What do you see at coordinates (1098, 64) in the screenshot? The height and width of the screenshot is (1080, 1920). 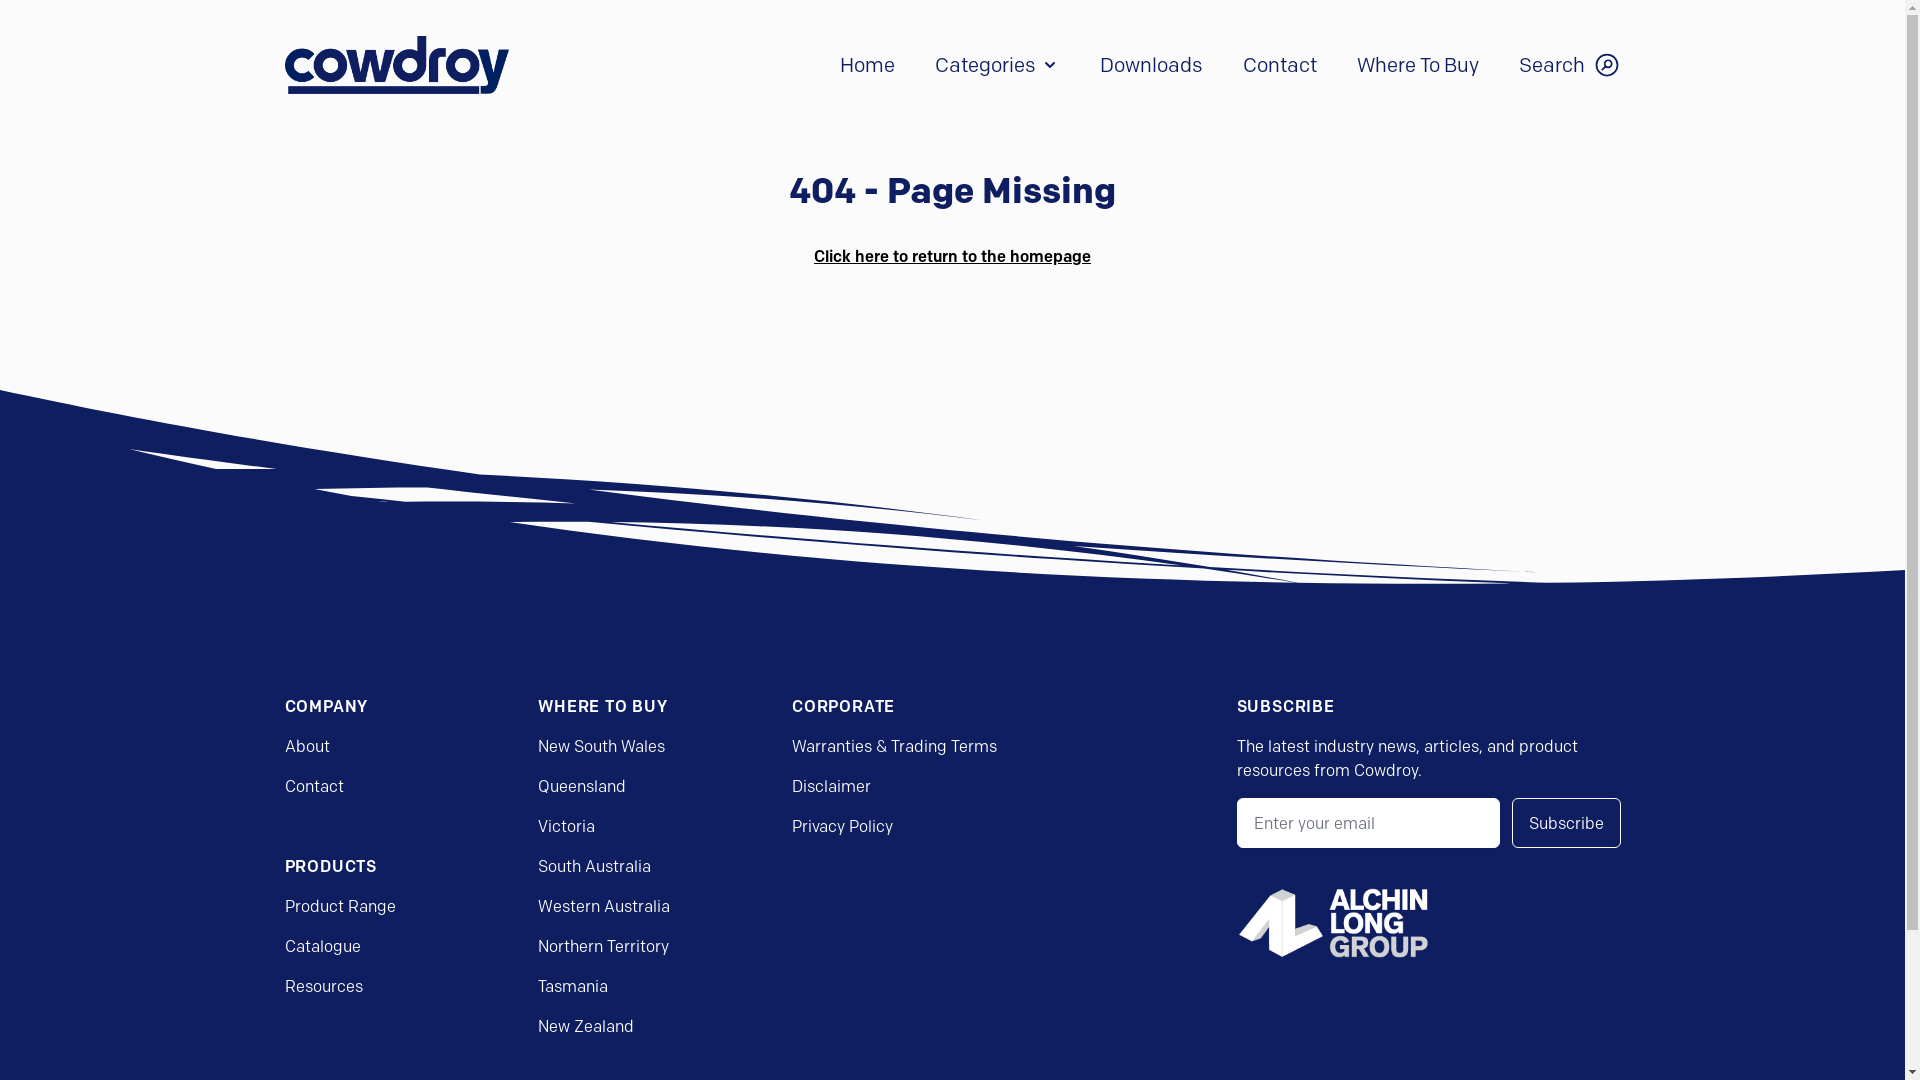 I see `'Downloads'` at bounding box center [1098, 64].